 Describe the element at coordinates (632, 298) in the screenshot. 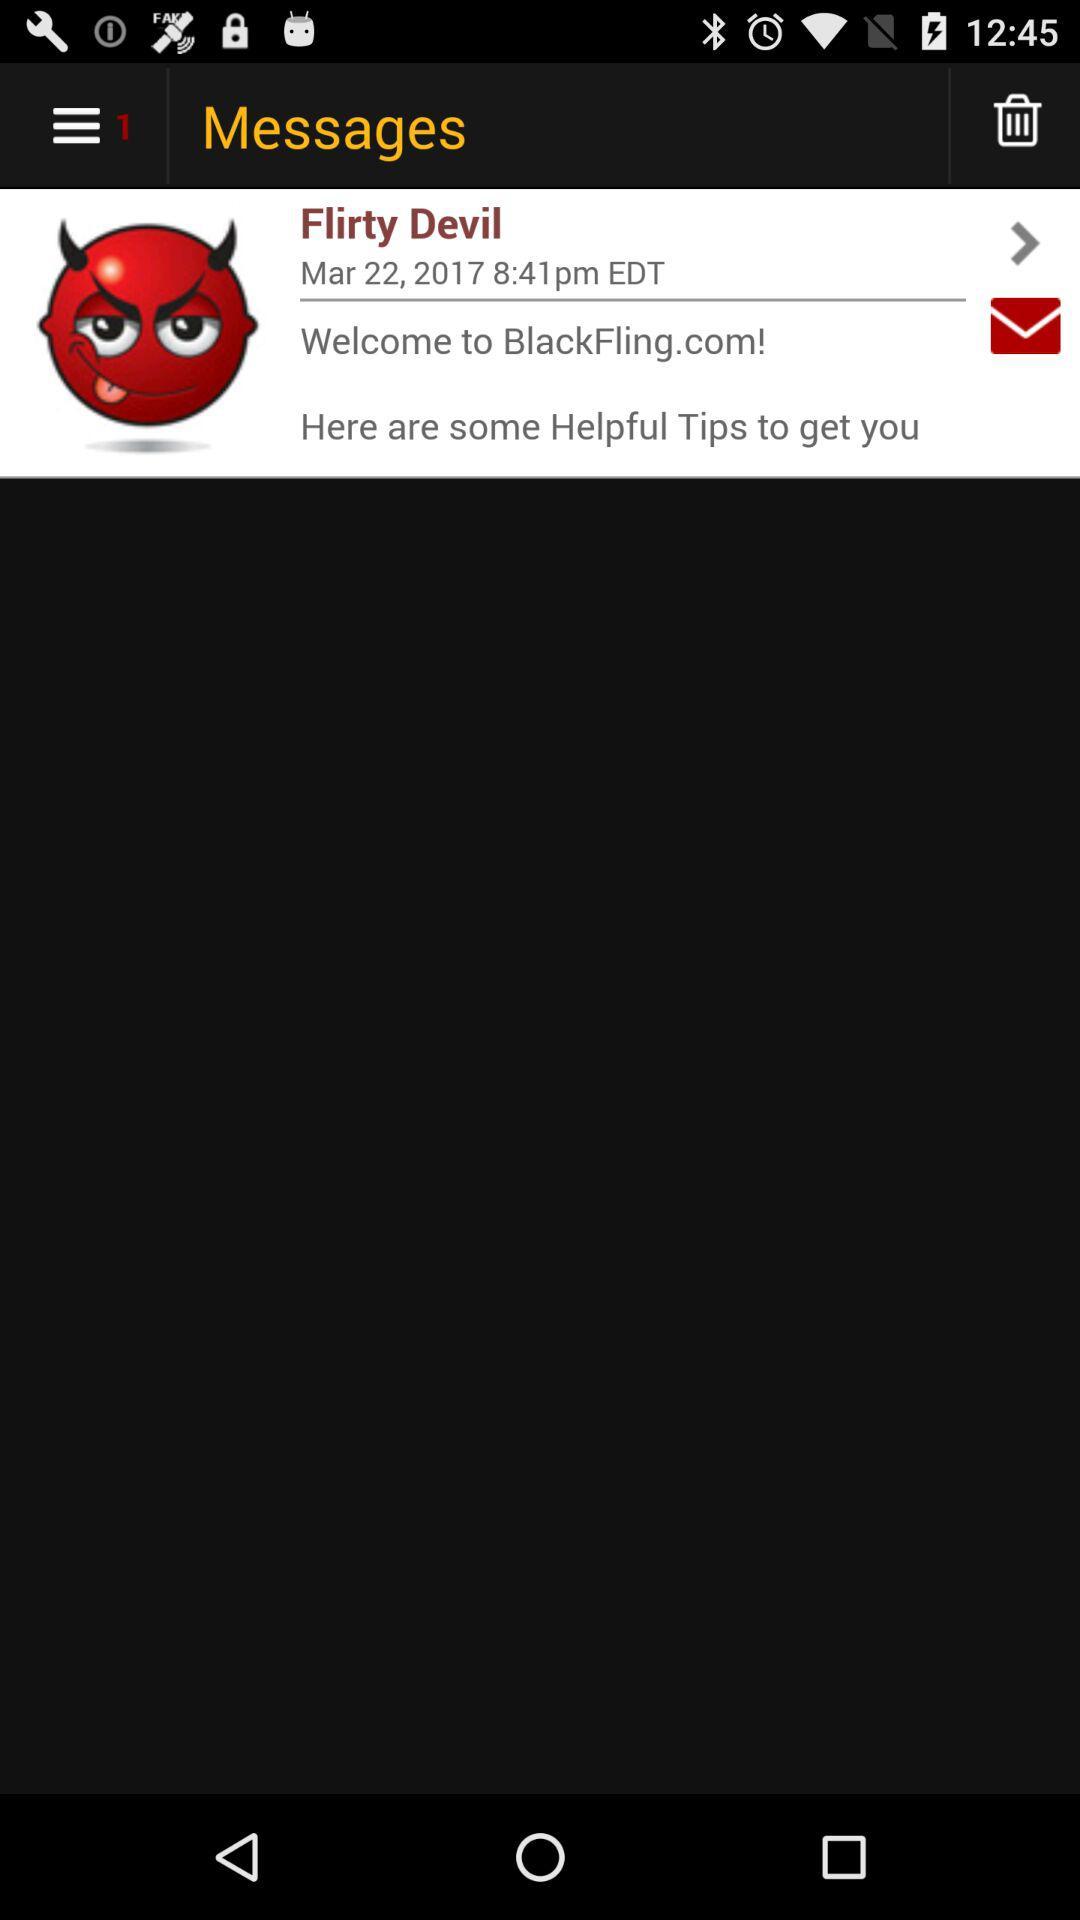

I see `icon above welcome to blackfling app` at that location.